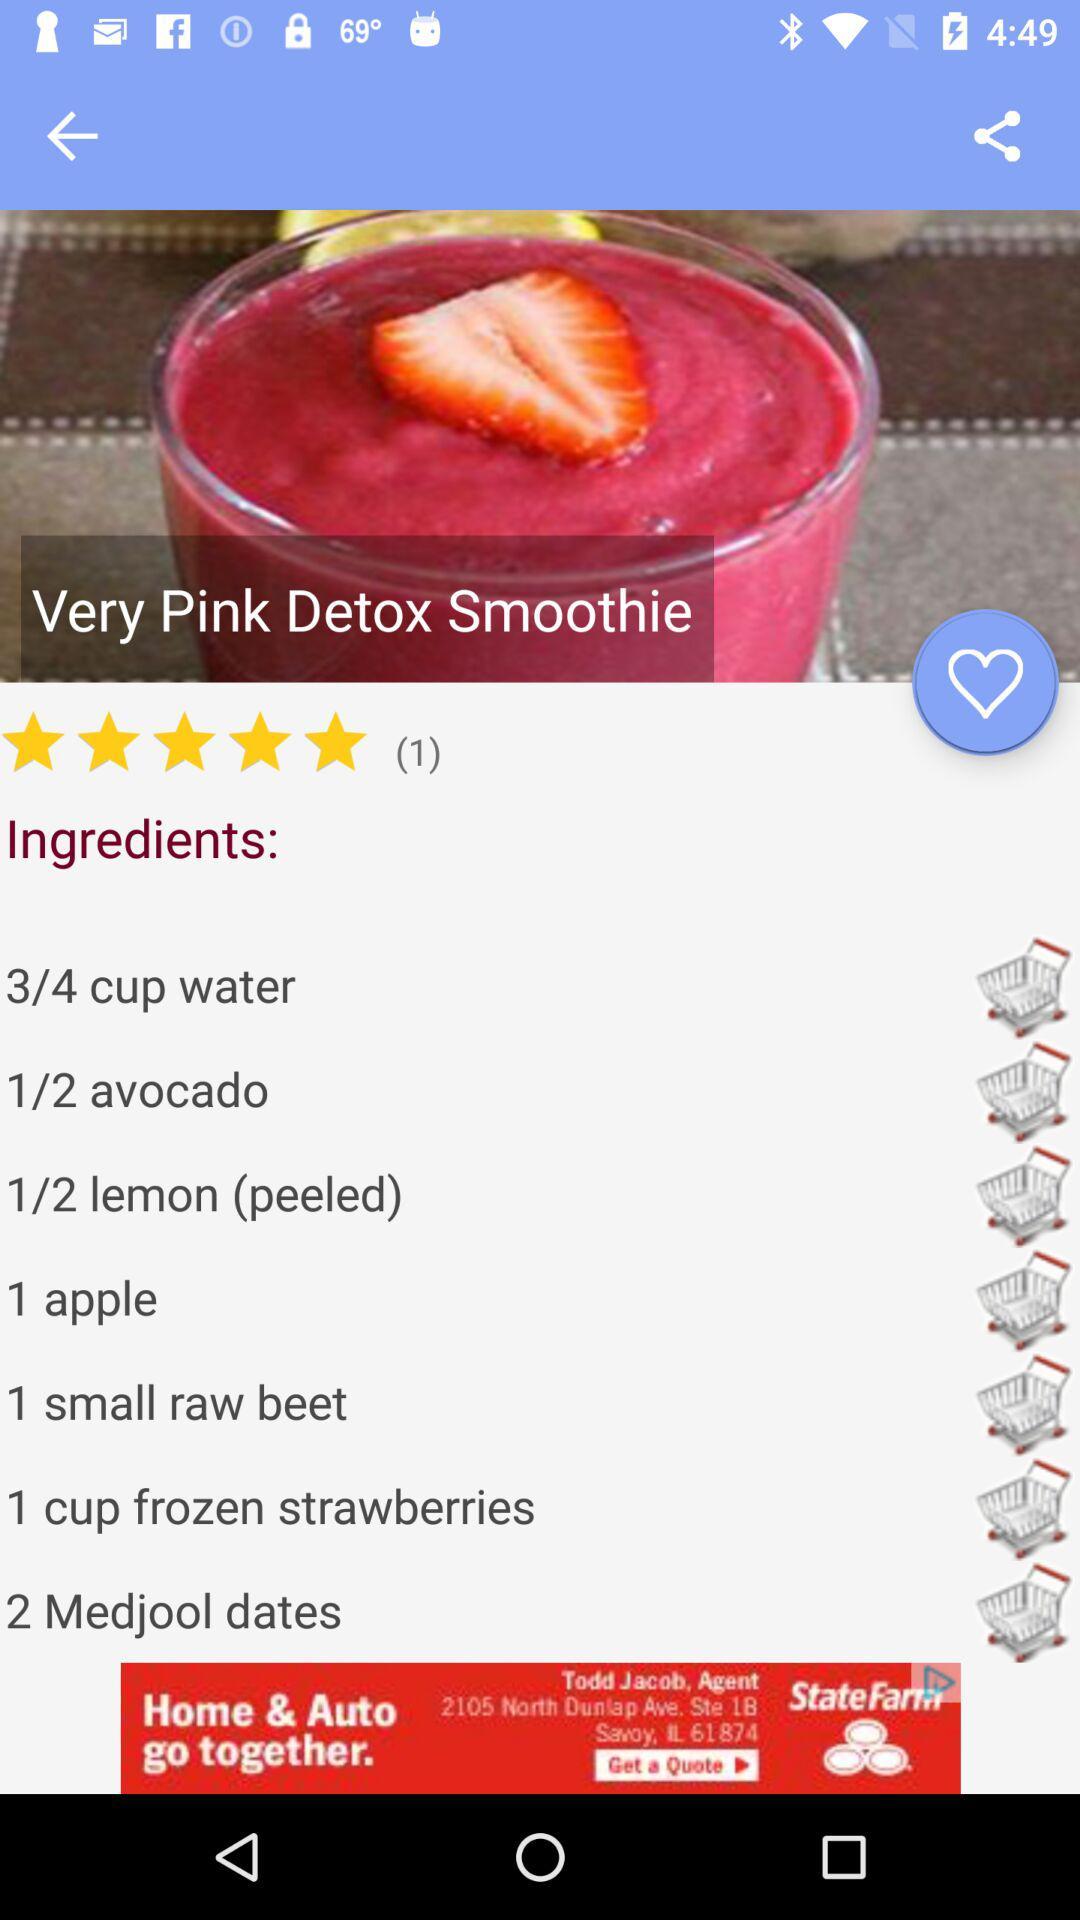 This screenshot has width=1080, height=1920. What do you see at coordinates (997, 135) in the screenshot?
I see `share` at bounding box center [997, 135].